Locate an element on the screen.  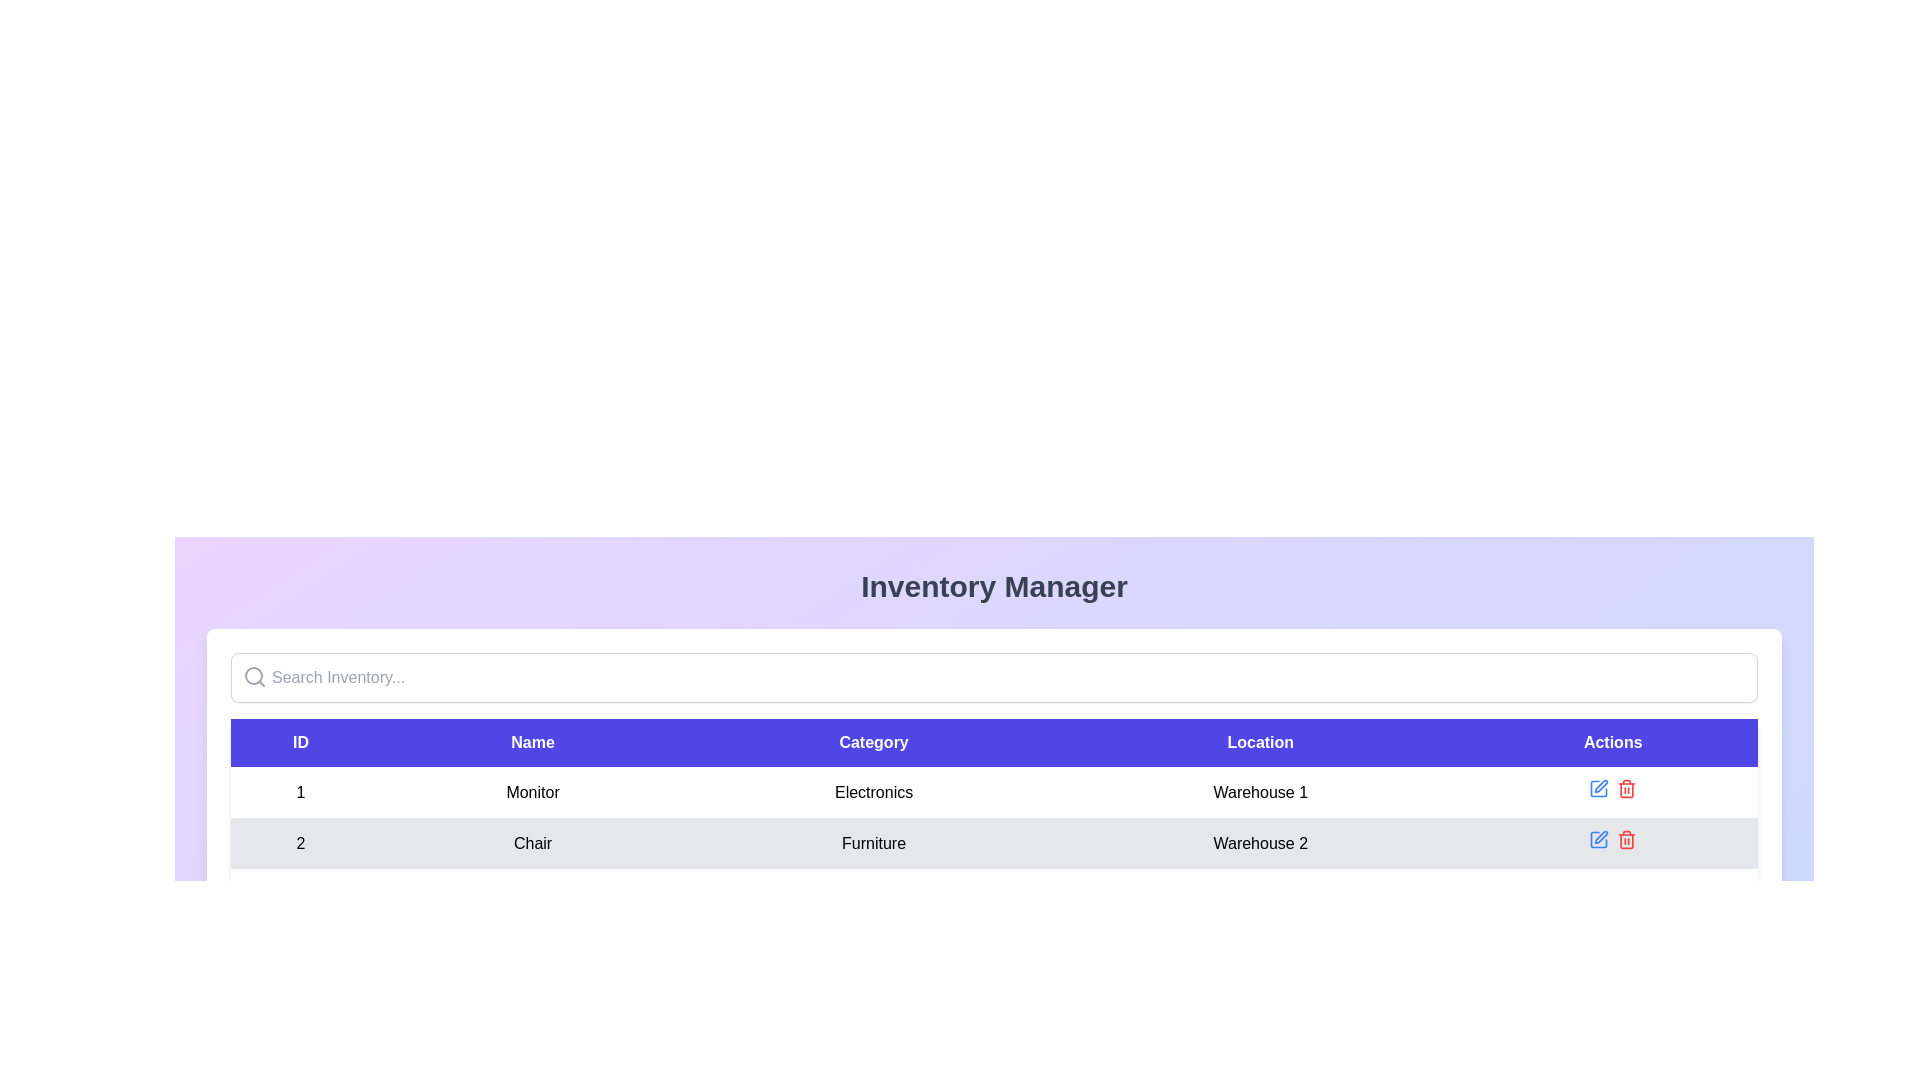
the blue icon in the actions column is located at coordinates (1613, 843).